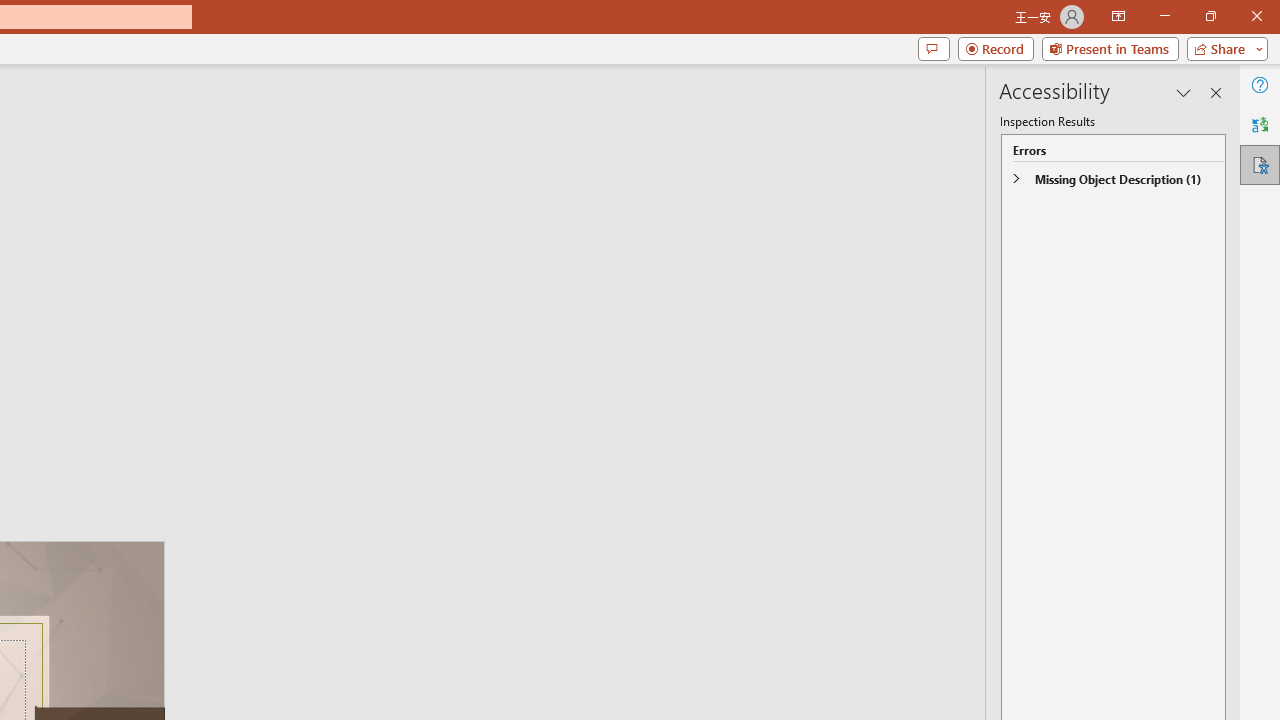 The image size is (1280, 720). Describe the element at coordinates (1109, 47) in the screenshot. I see `'Present in Teams'` at that location.